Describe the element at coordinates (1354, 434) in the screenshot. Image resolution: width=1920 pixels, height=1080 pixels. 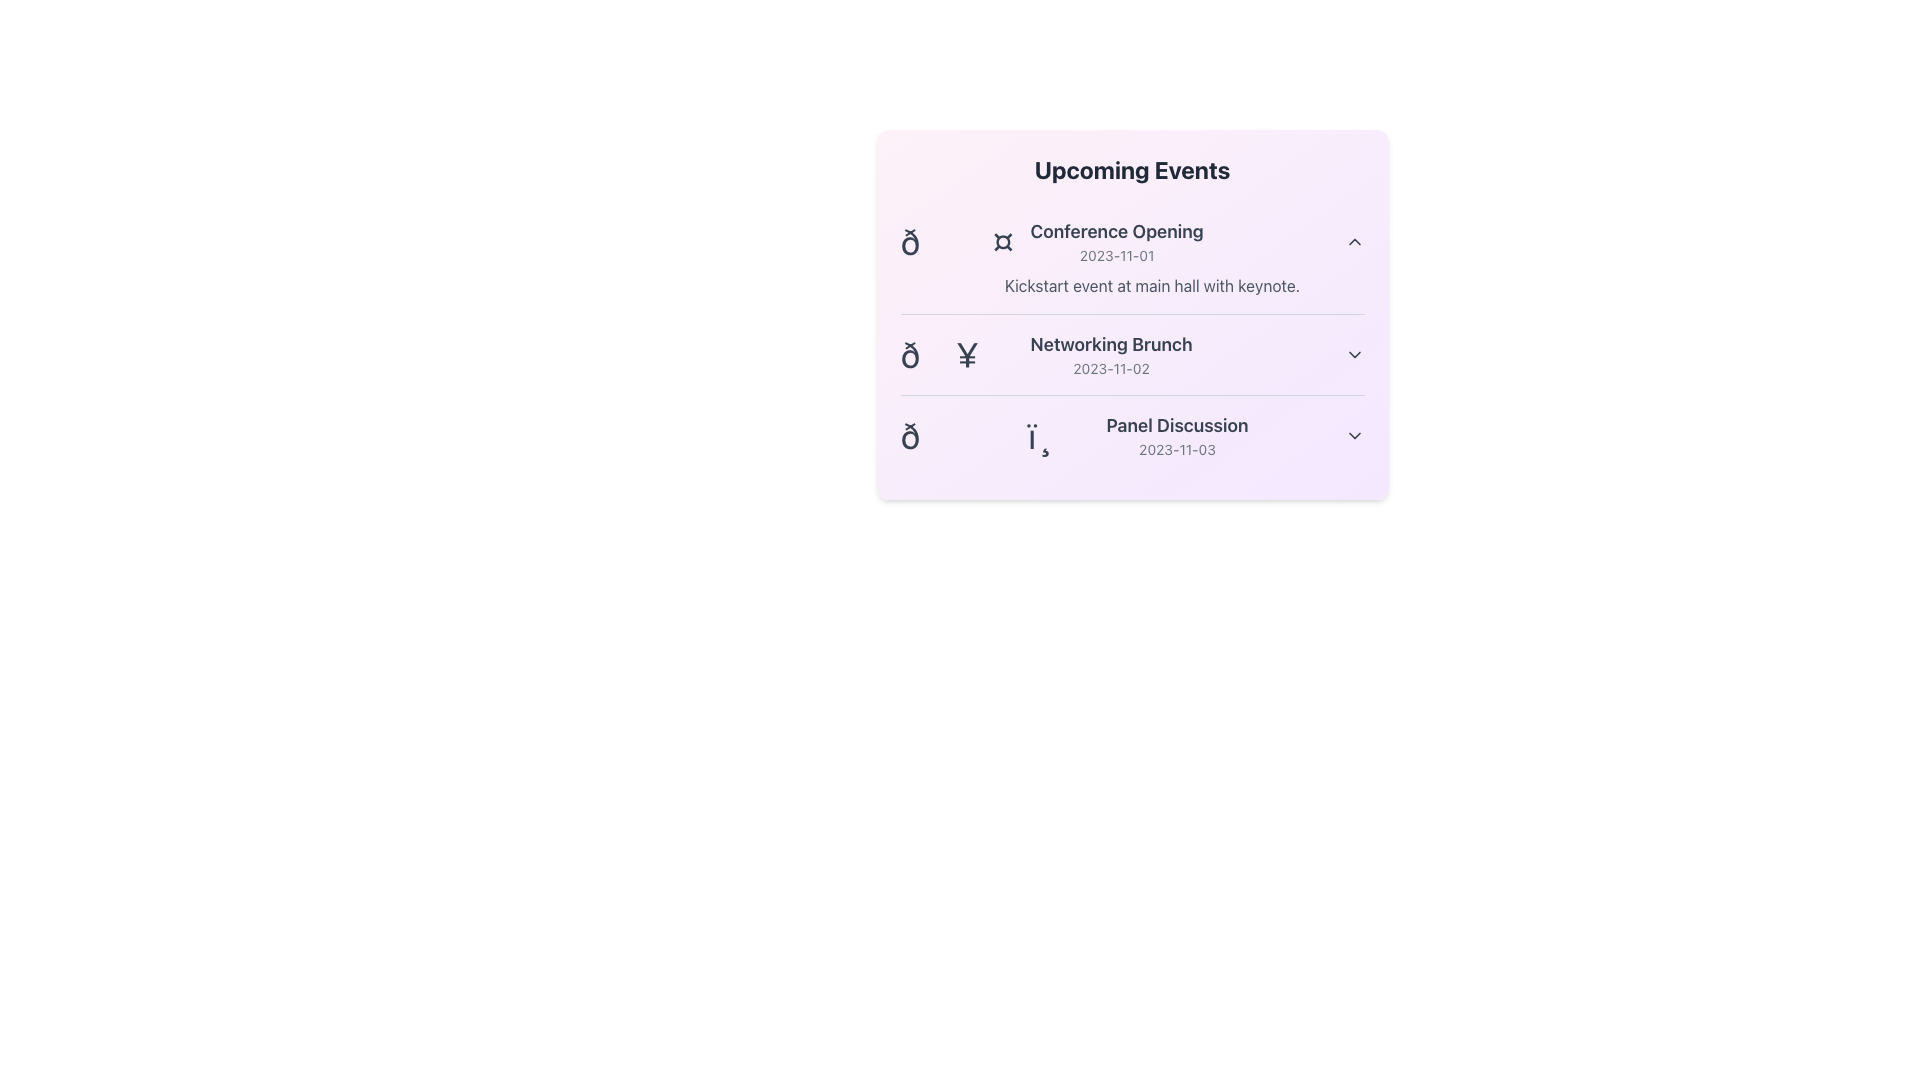
I see `the chevron icon indicating the expandable section of the 'Panel Discussion' event in the 'Upcoming Events' list` at that location.